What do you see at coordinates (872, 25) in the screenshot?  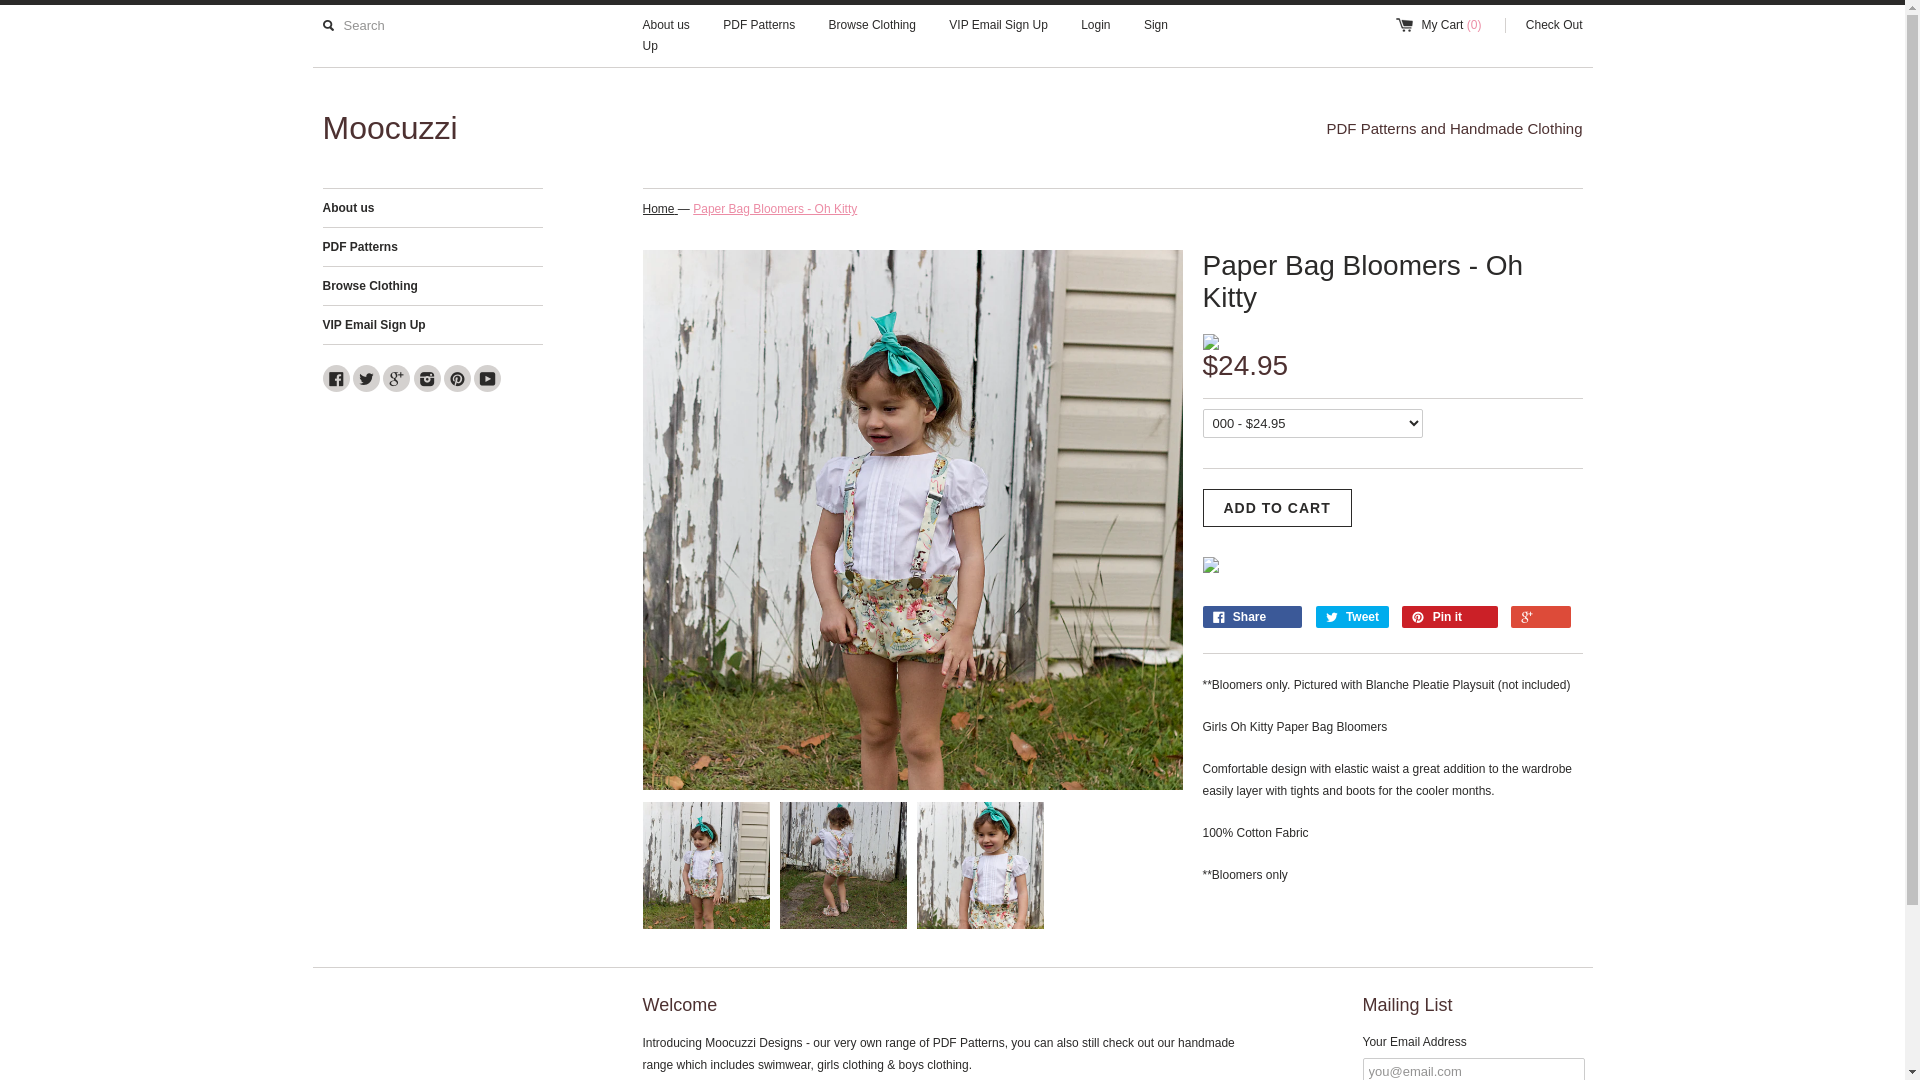 I see `'Browse Clothing'` at bounding box center [872, 25].